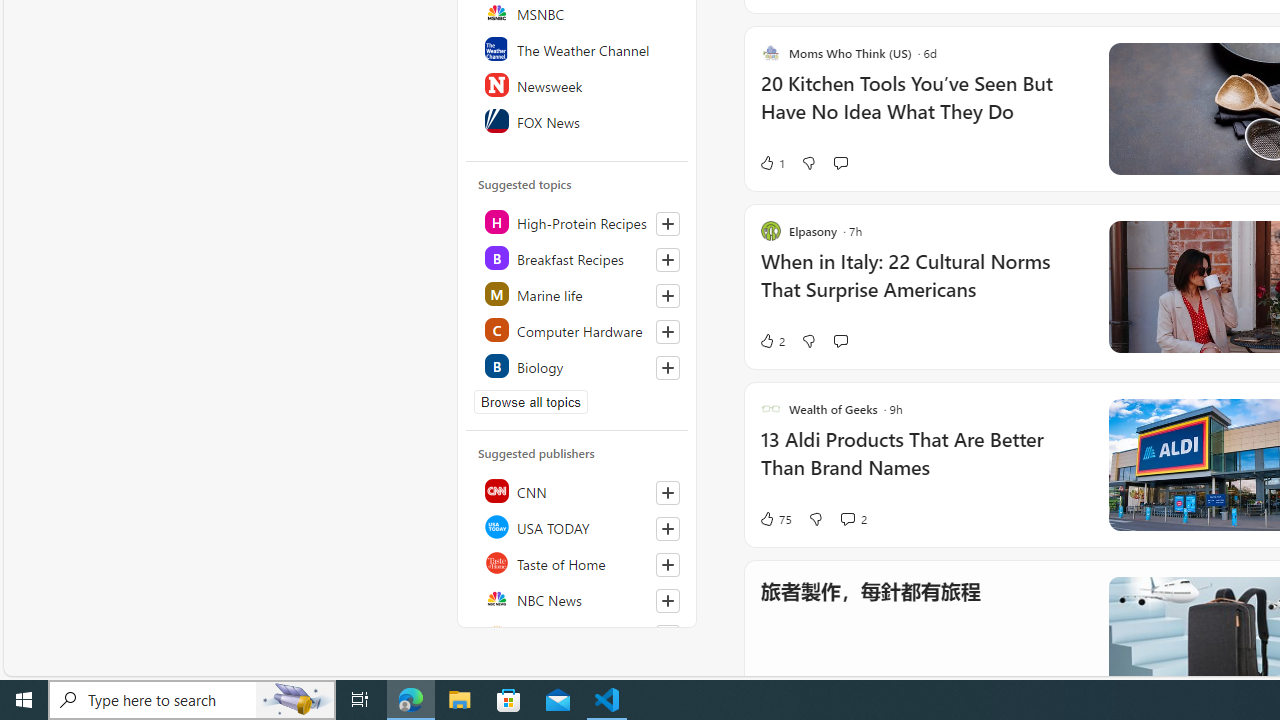 The image size is (1280, 720). Describe the element at coordinates (847, 518) in the screenshot. I see `'View comments 2 Comment'` at that location.